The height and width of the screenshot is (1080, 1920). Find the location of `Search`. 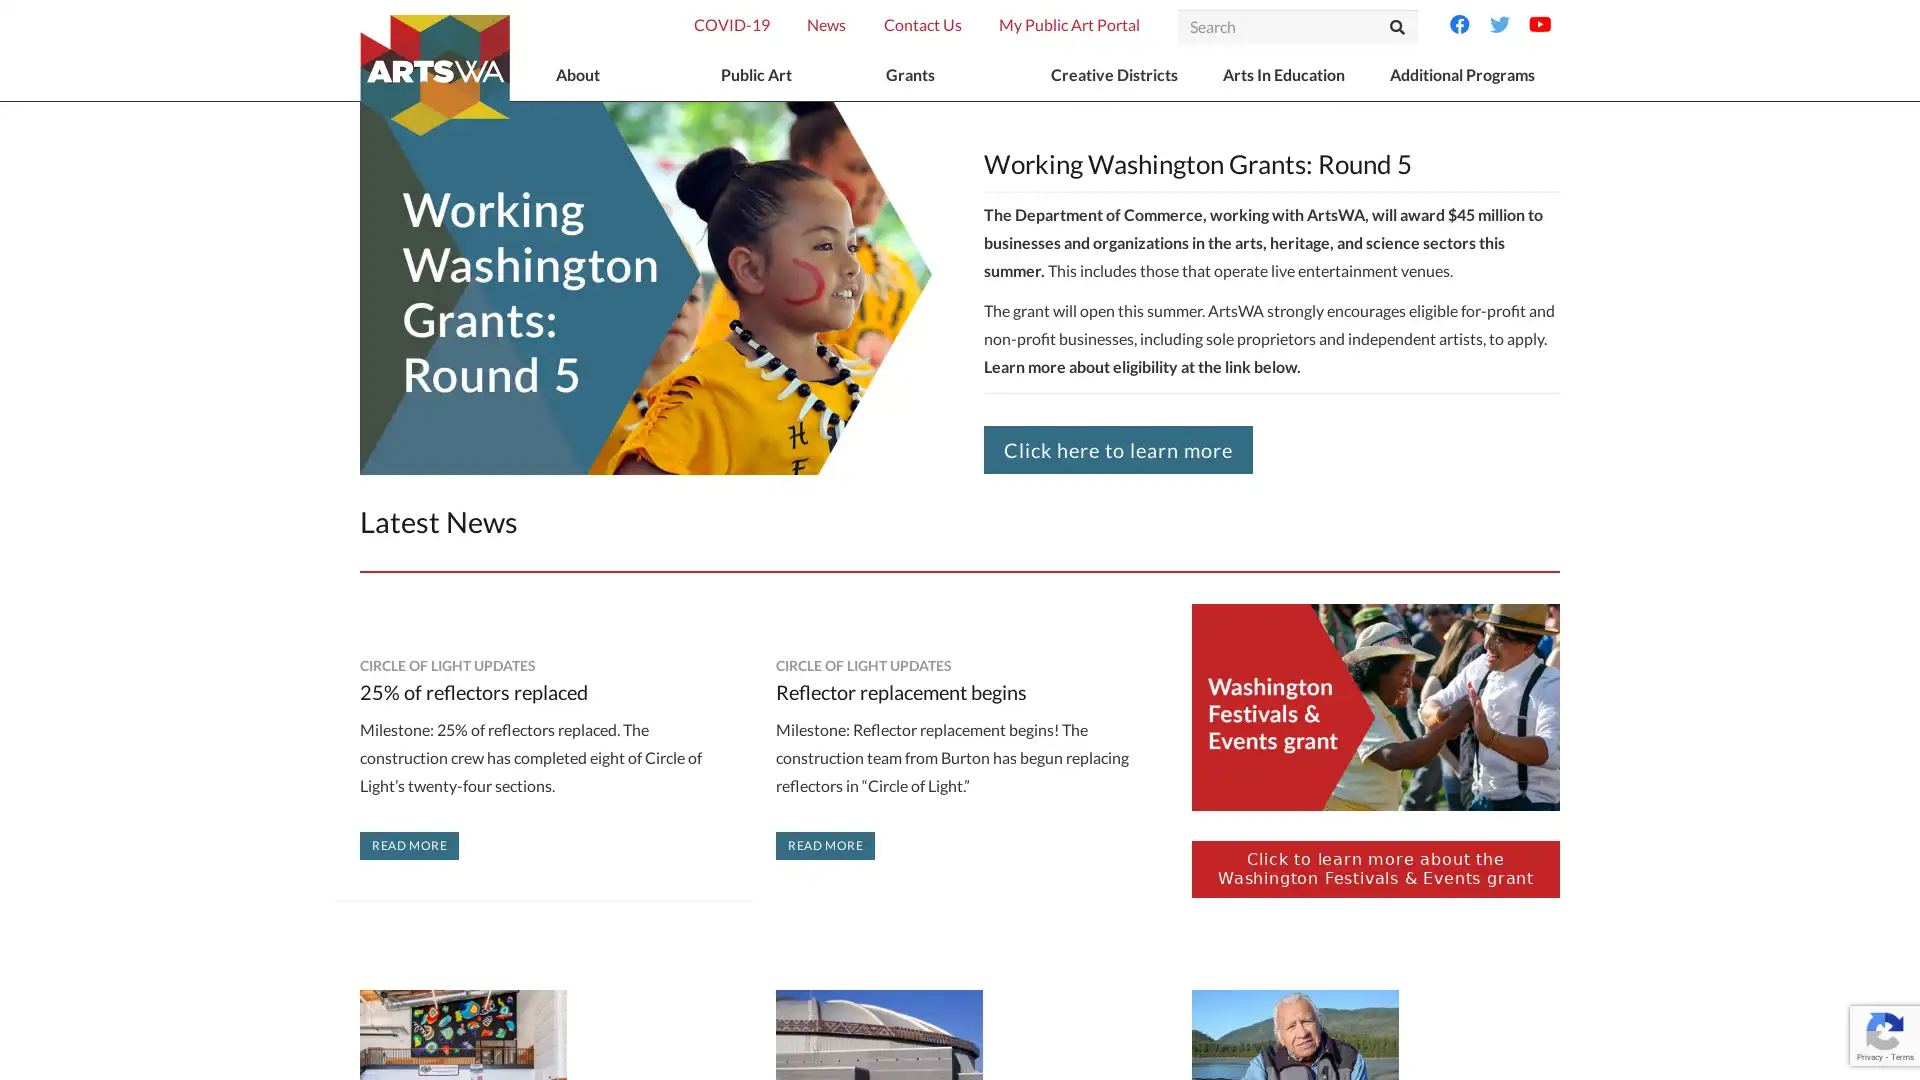

Search is located at coordinates (1395, 27).